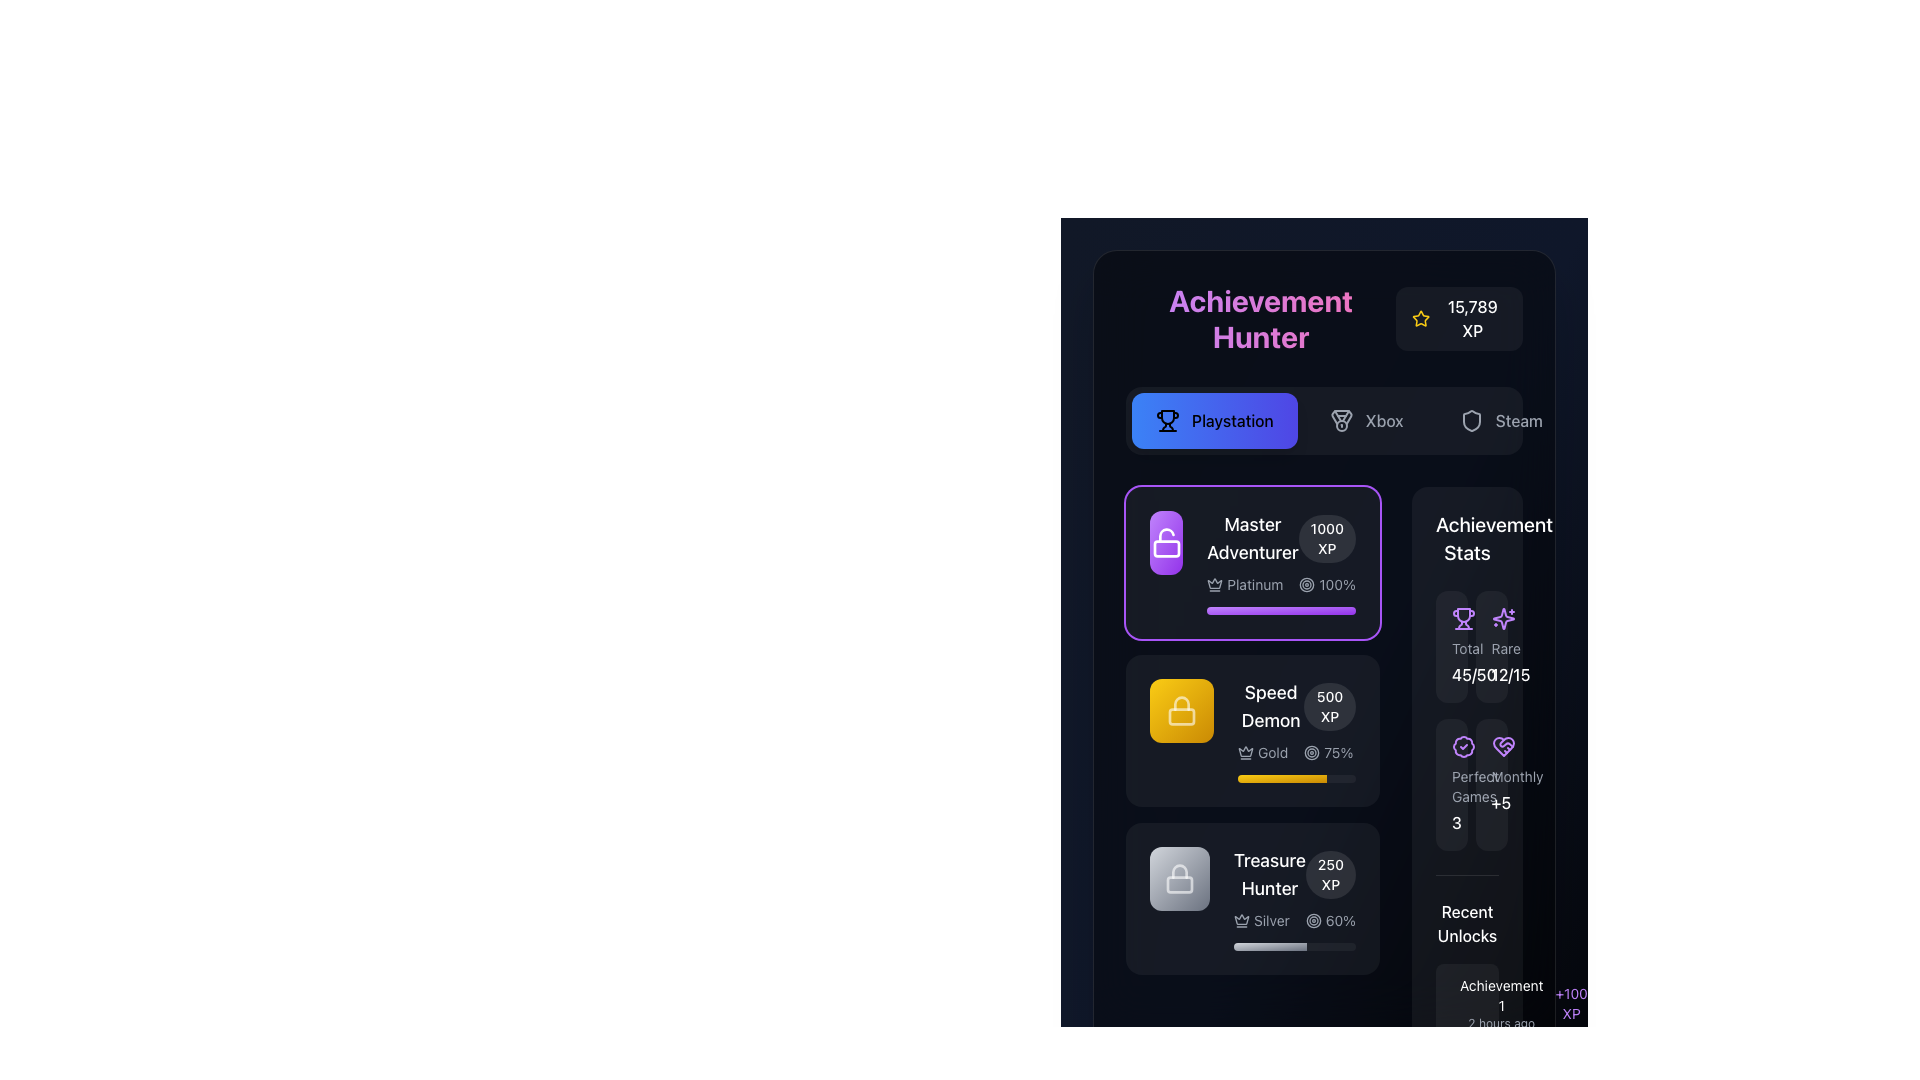 The image size is (1920, 1080). I want to click on the locked achievement icon representing the locked state of the 'Treasure Hunter' card, which is the third entry from the top in the grid of achievement cards, so click(1180, 878).